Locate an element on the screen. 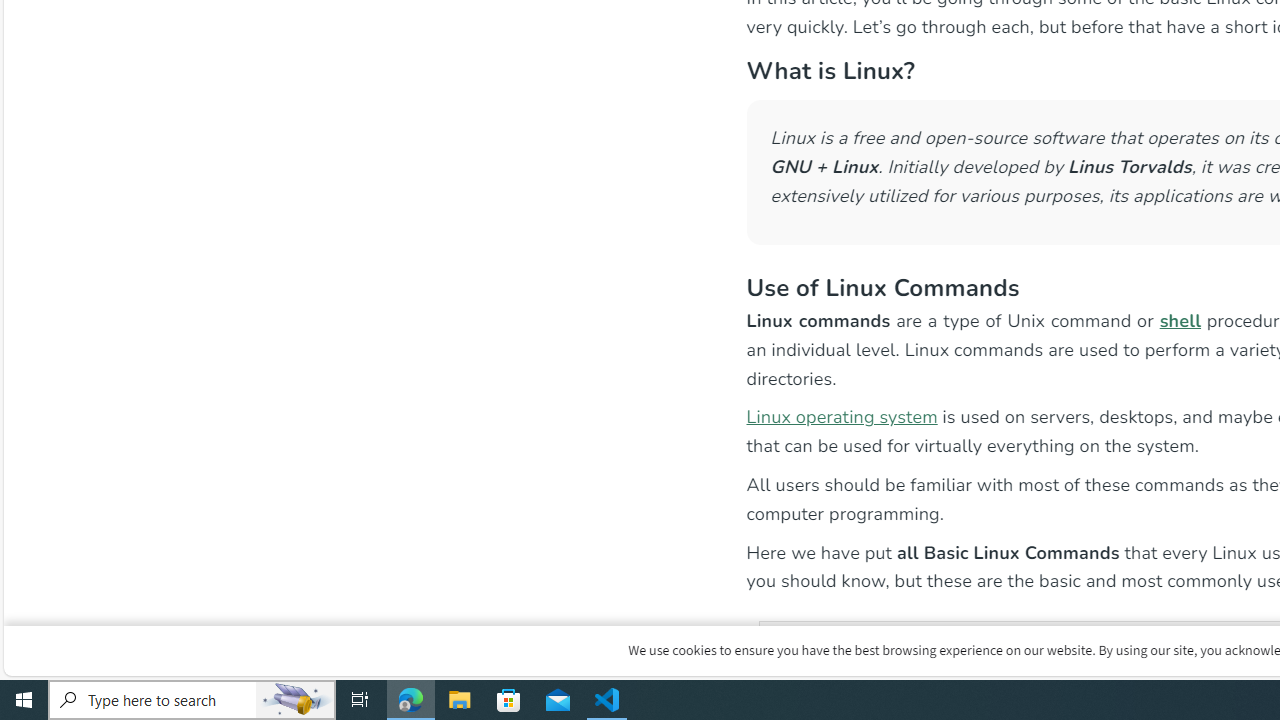  'shell' is located at coordinates (1180, 319).